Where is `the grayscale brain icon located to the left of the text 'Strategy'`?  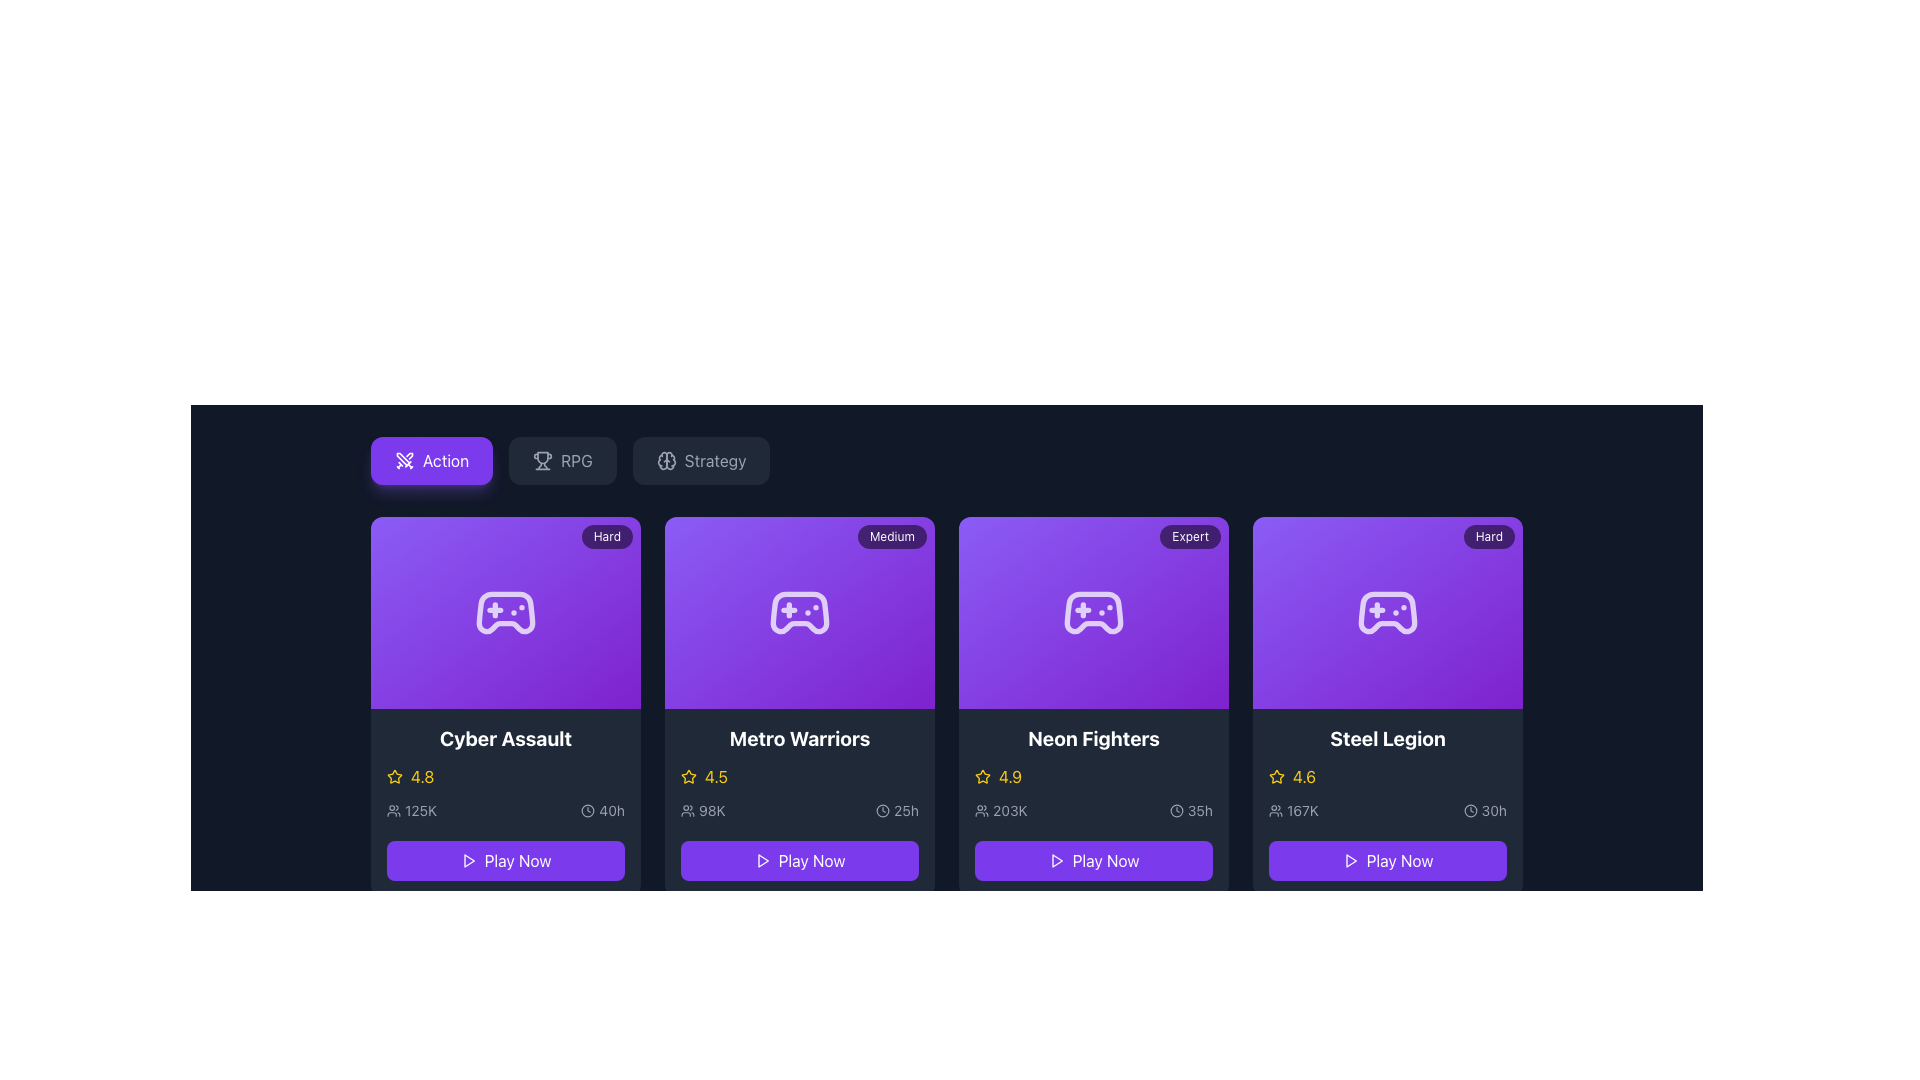 the grayscale brain icon located to the left of the text 'Strategy' is located at coordinates (666, 461).